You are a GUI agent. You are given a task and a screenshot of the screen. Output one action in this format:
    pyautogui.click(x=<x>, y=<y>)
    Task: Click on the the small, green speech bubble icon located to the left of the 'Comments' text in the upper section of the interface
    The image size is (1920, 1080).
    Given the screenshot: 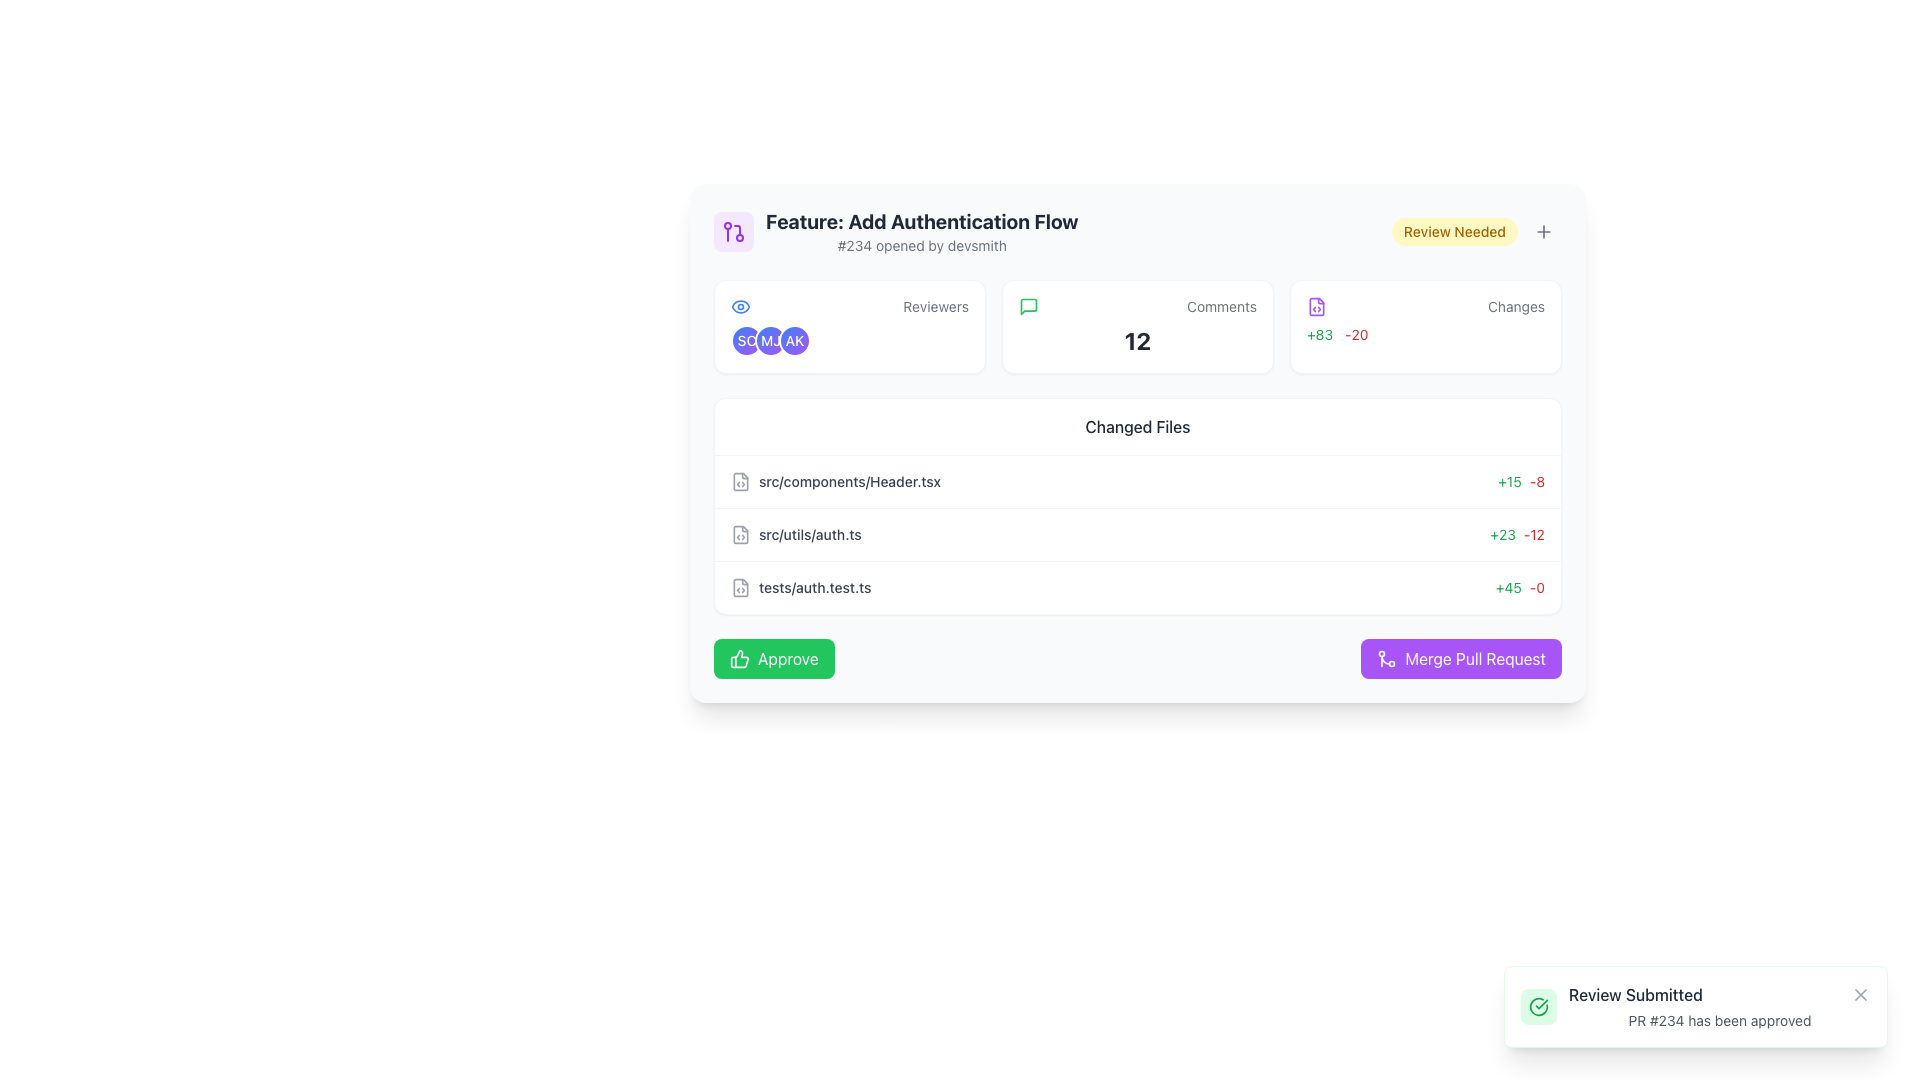 What is the action you would take?
    pyautogui.click(x=1028, y=307)
    